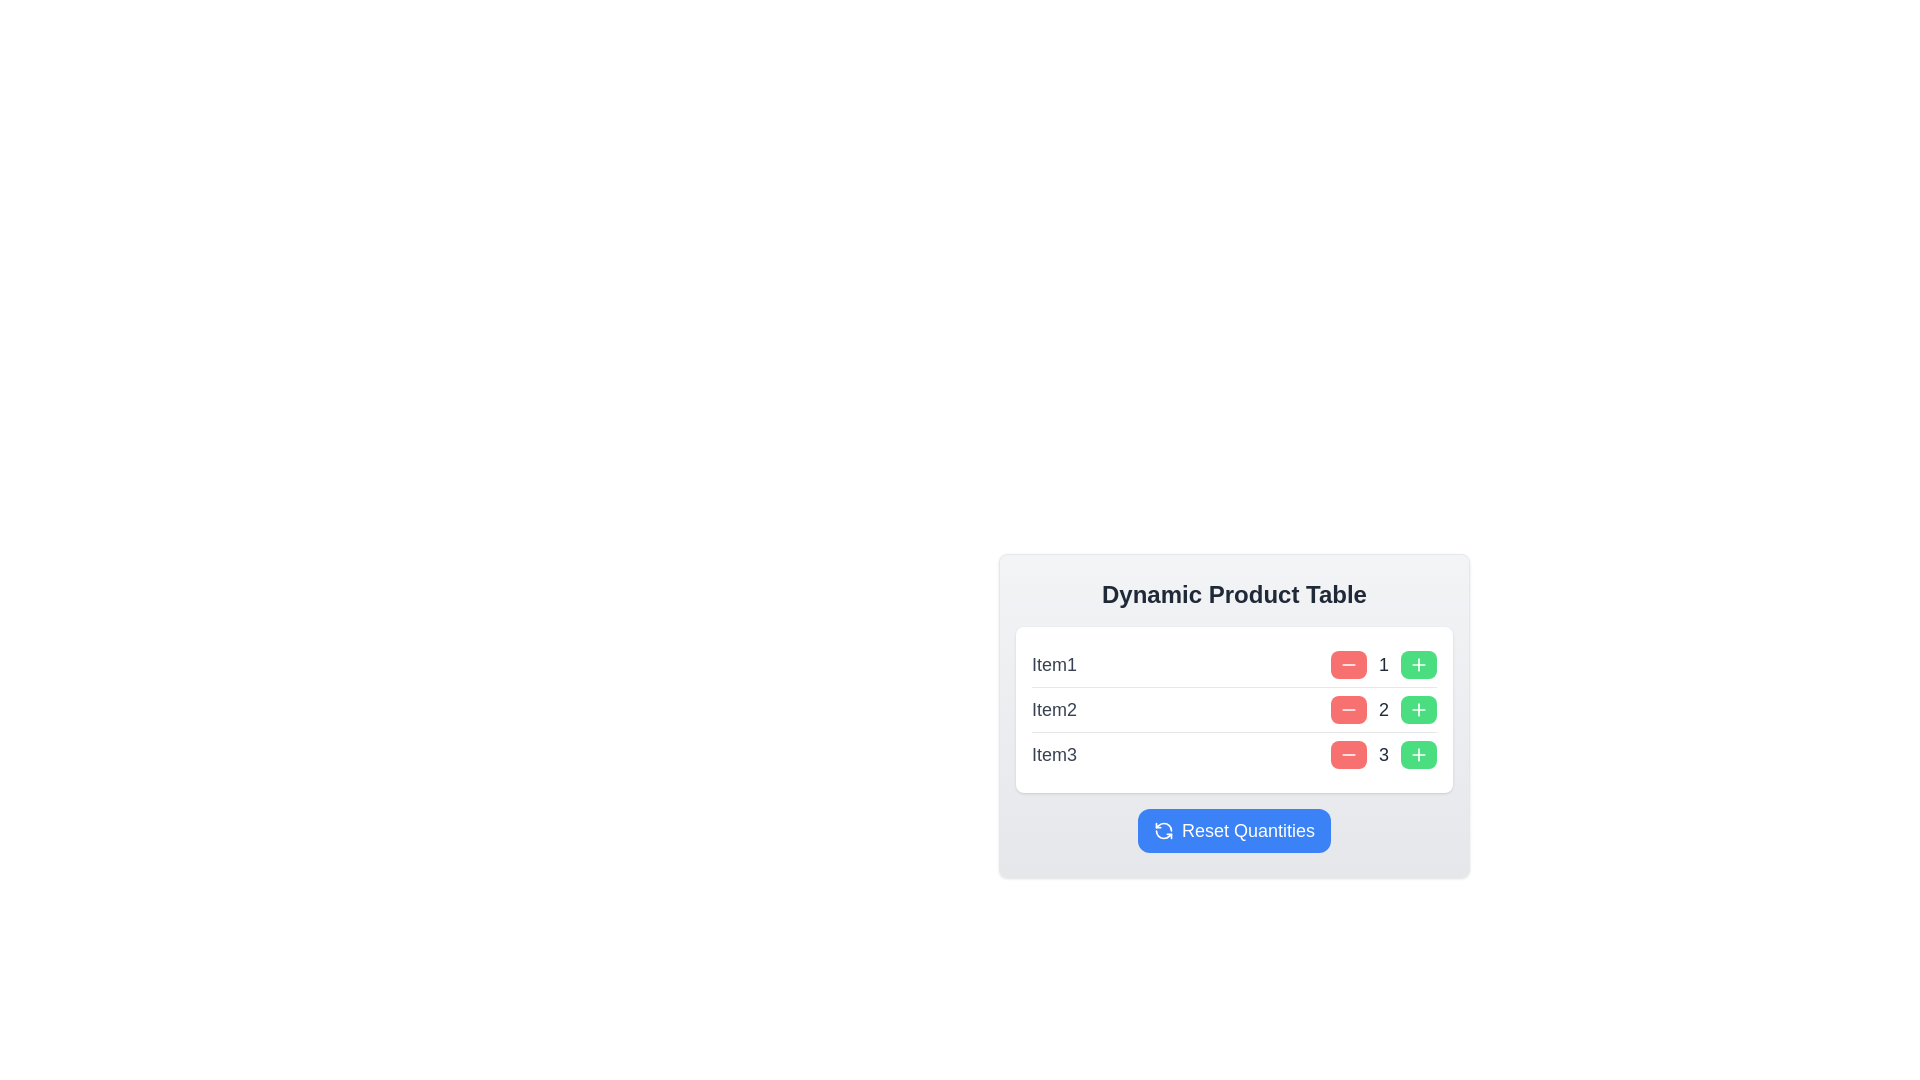 This screenshot has width=1920, height=1080. I want to click on the numeric display showing the value '3', which is located between a red minus button on the left and a green plus button on the right in the third row of the product table interface, so click(1382, 755).